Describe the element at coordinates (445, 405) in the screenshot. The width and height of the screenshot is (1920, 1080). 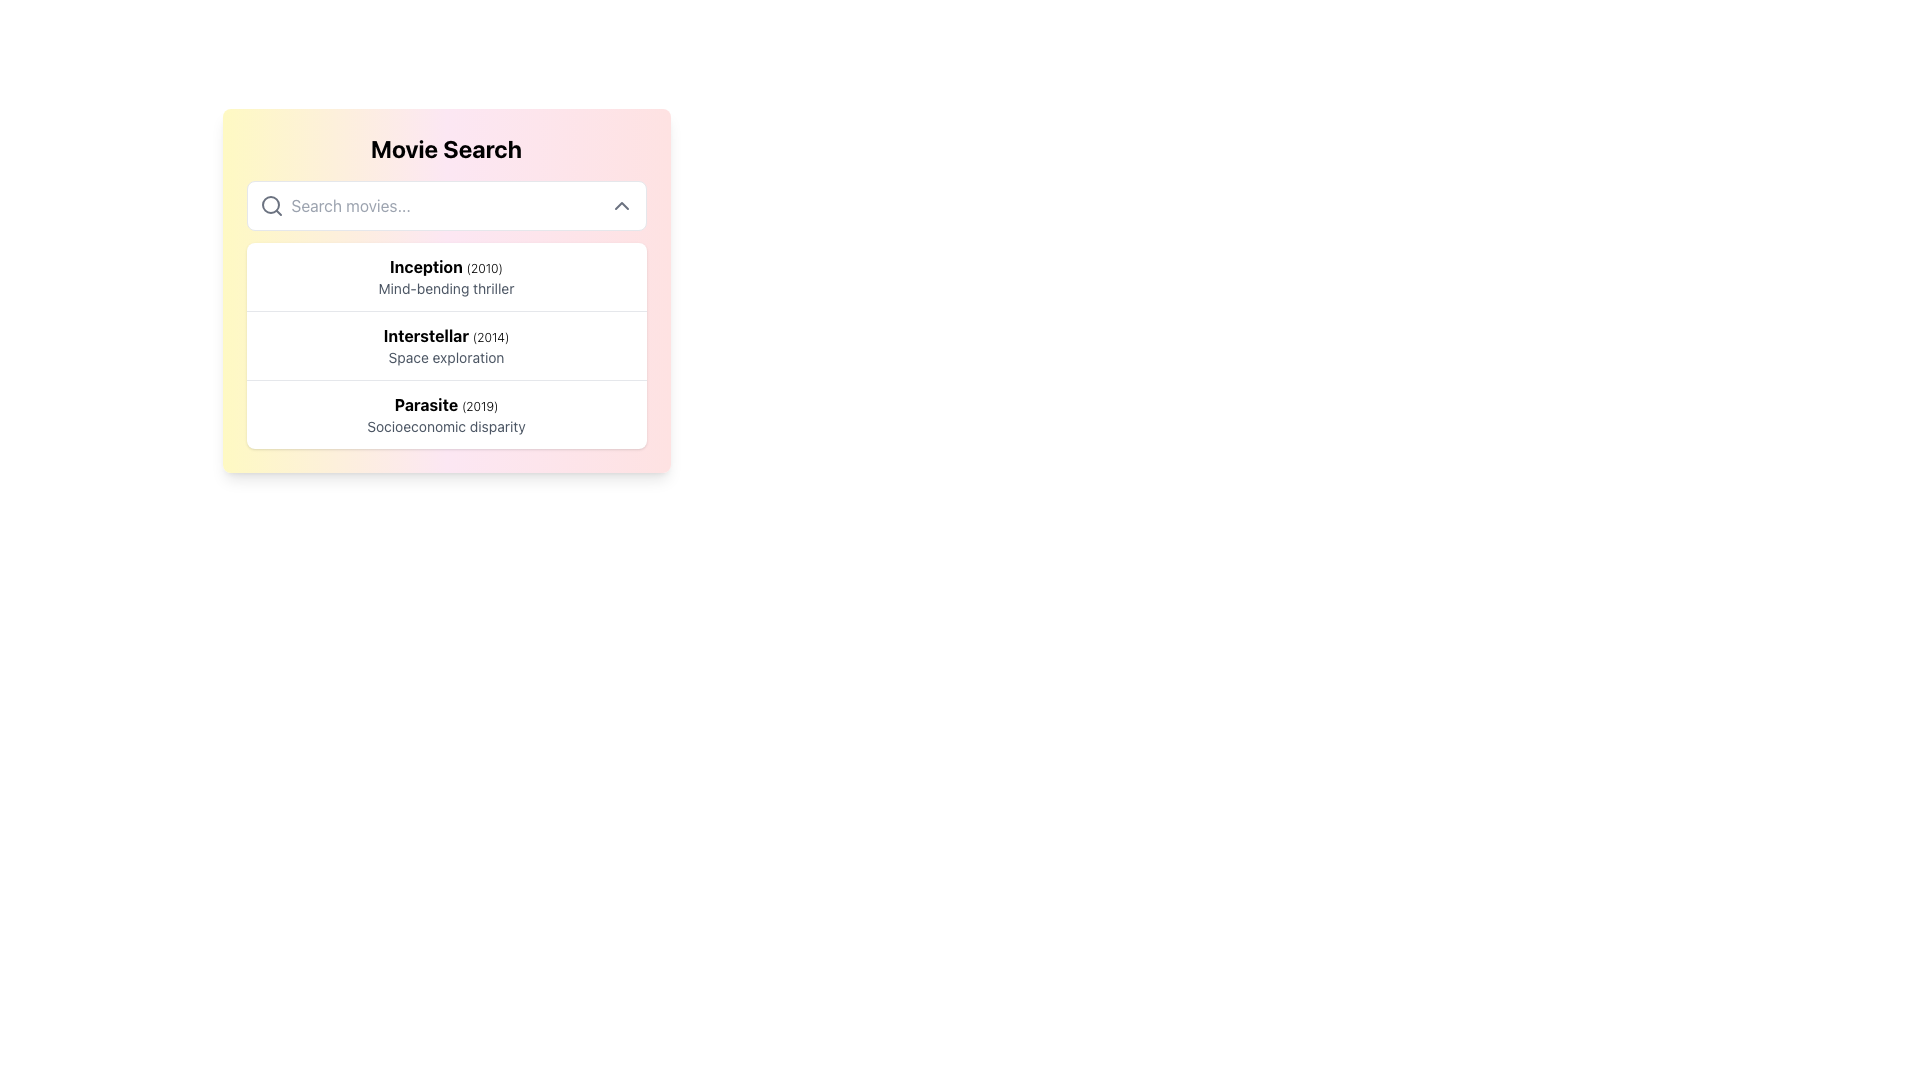
I see `the main title text for the movie 'Parasite' located at the top middle of the results list, which is positioned on the third line below 'Interstellar (2014)'` at that location.